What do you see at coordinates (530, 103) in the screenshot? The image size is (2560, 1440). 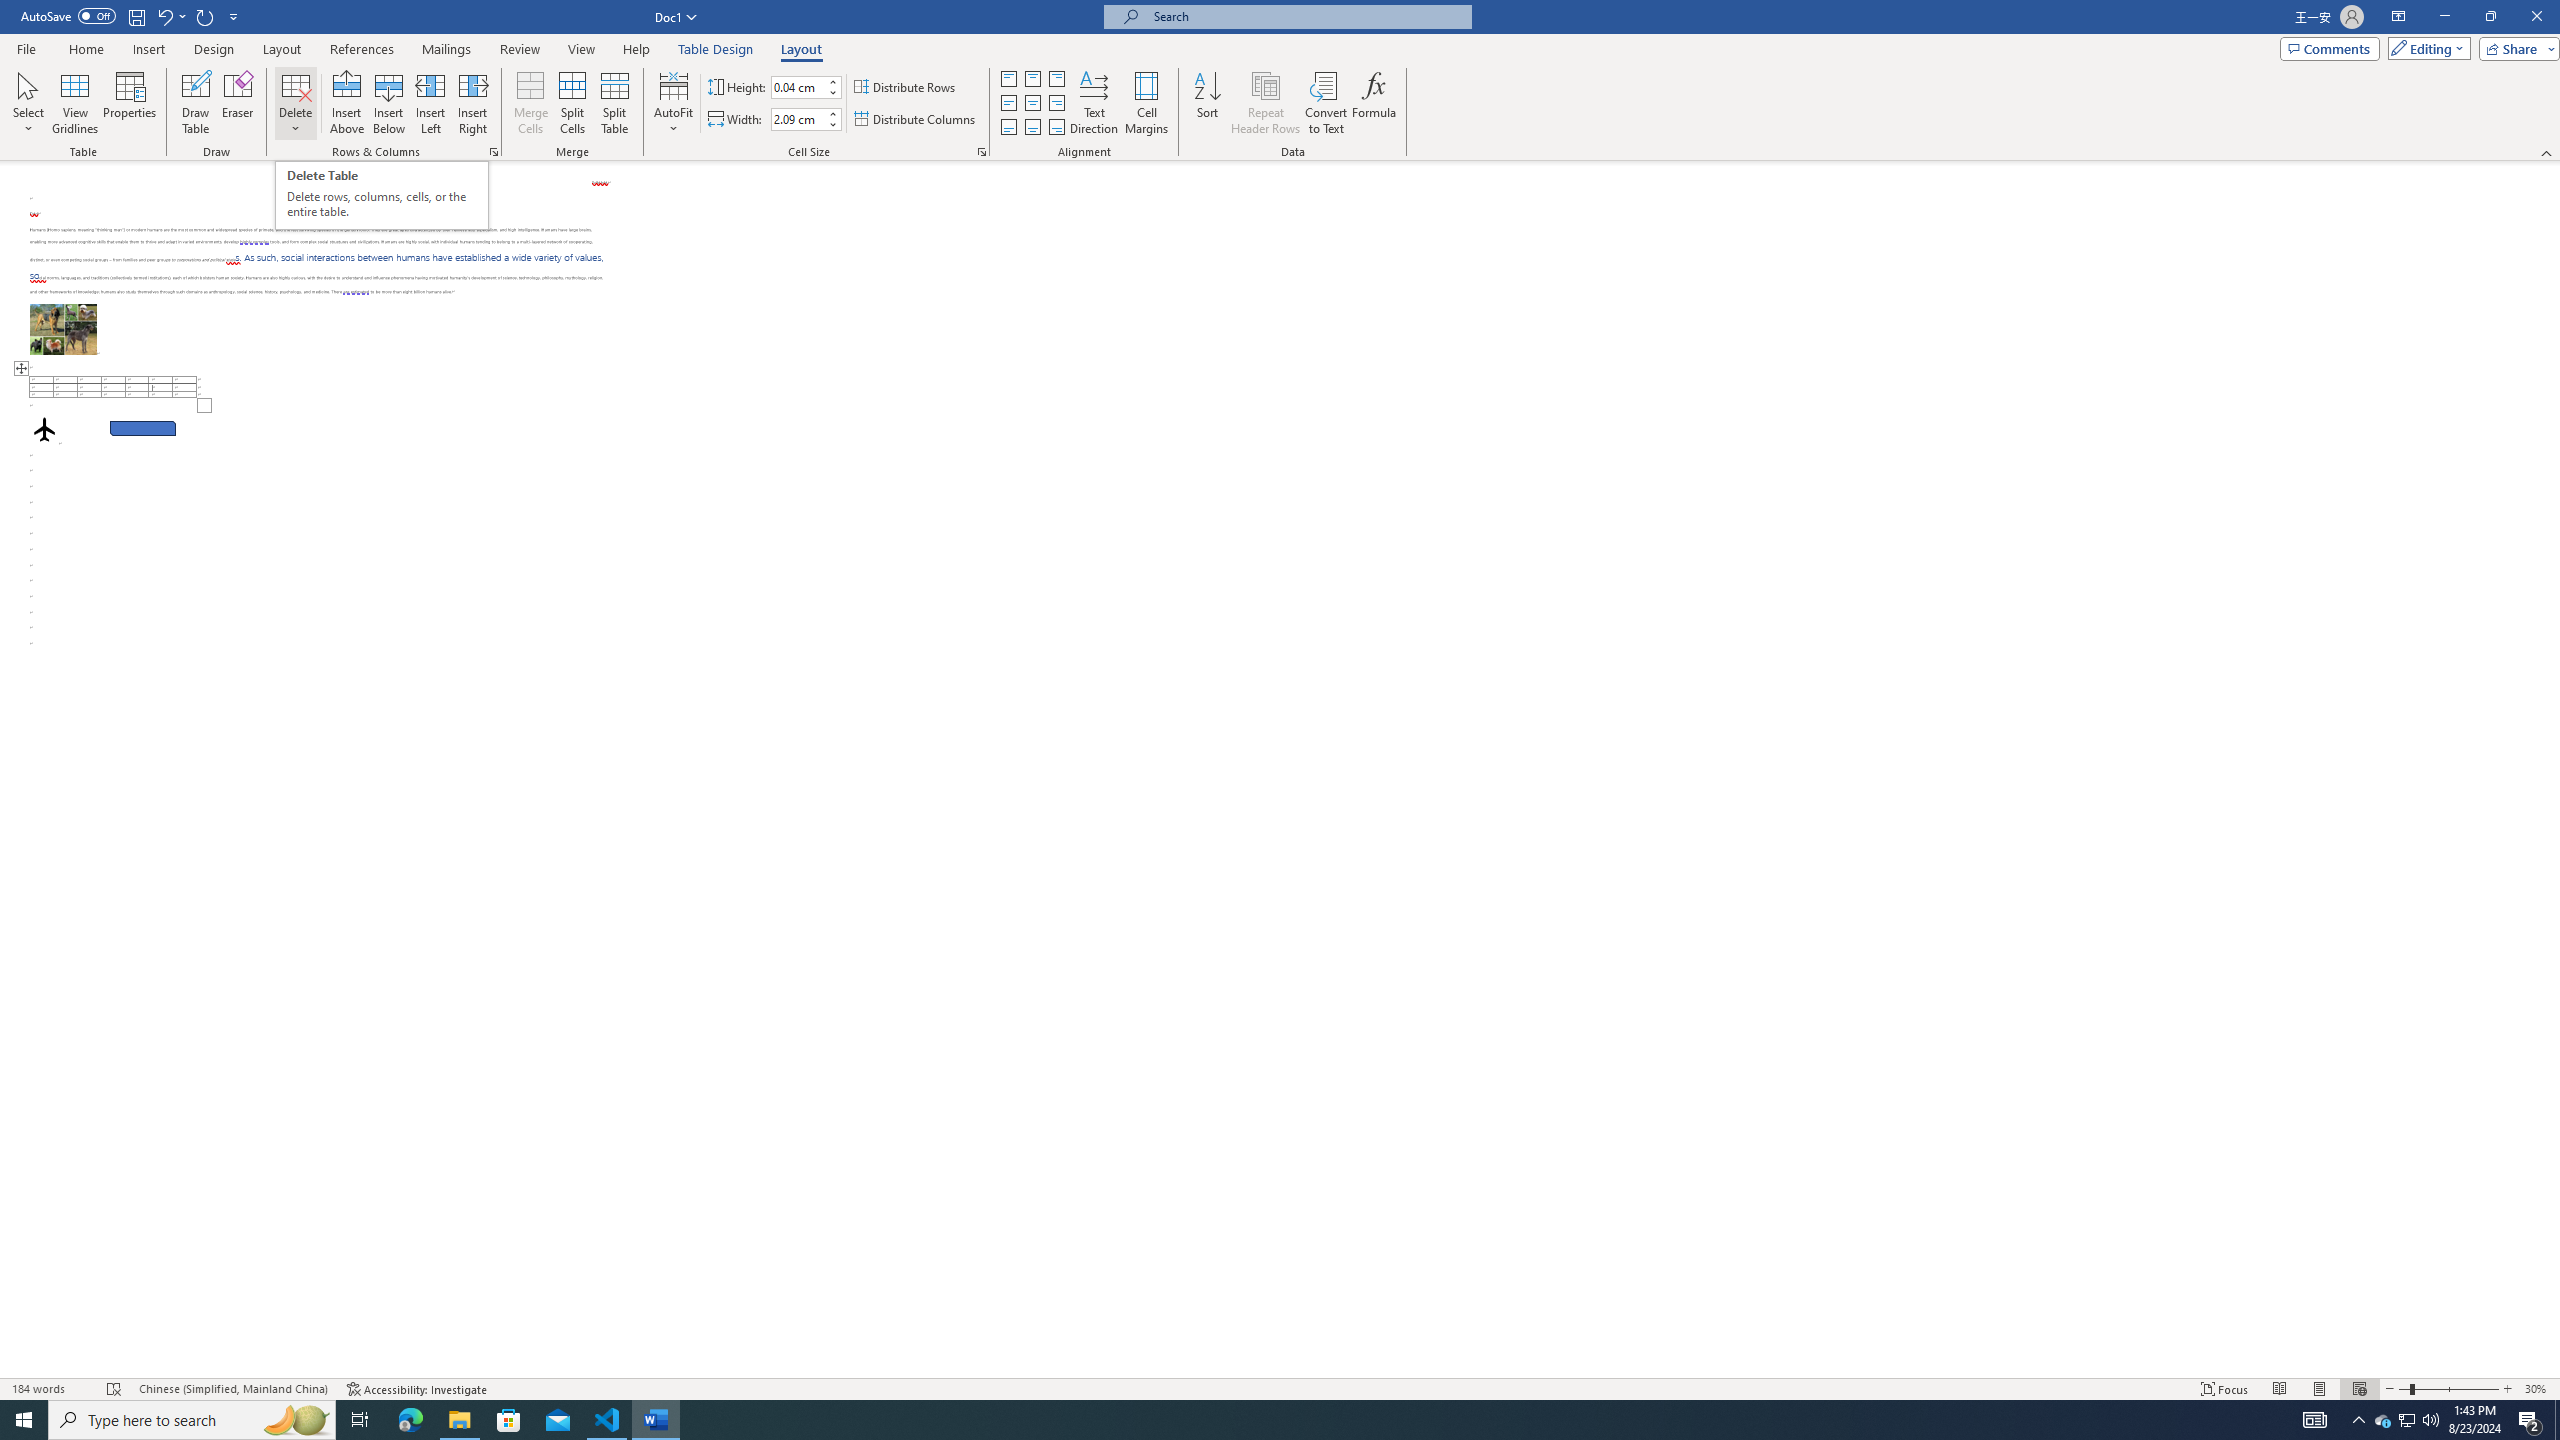 I see `'Merge Cells'` at bounding box center [530, 103].